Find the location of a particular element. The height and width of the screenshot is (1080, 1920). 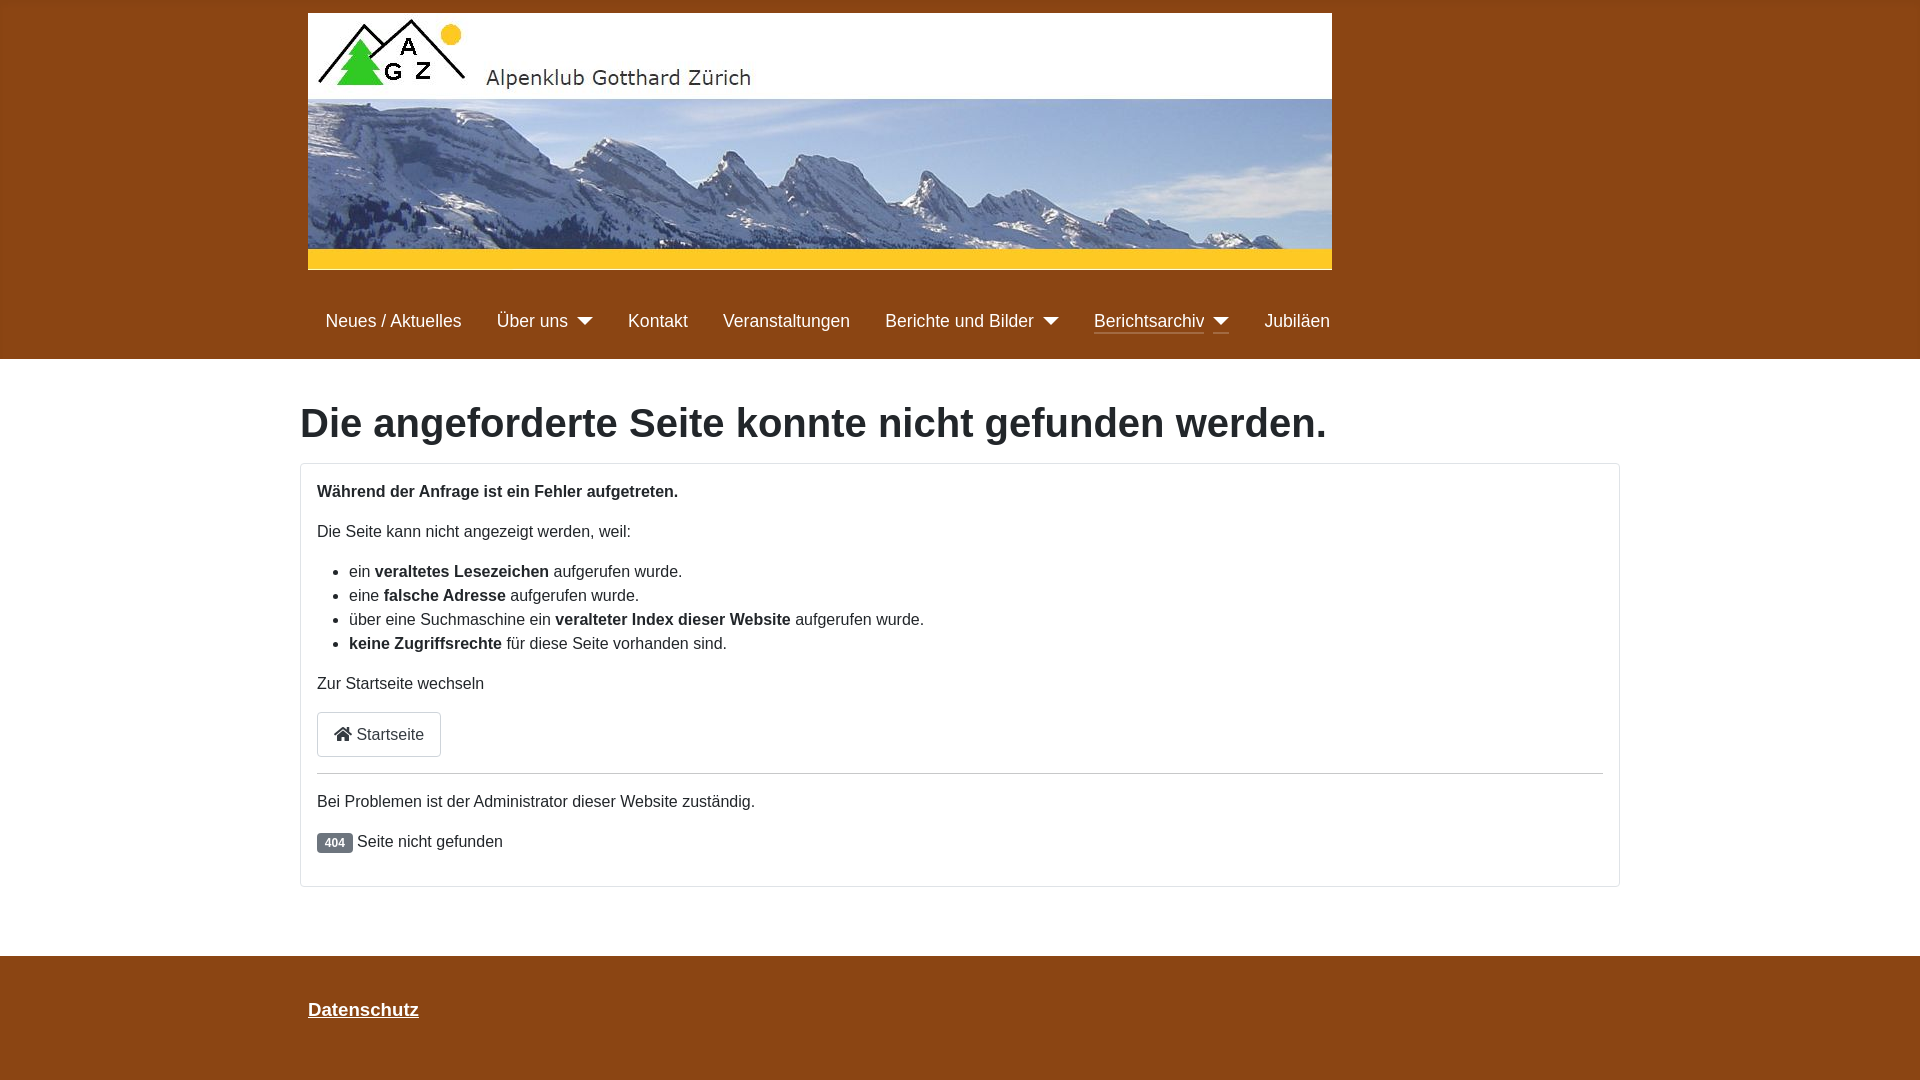

'Veranstaltungen' is located at coordinates (722, 319).